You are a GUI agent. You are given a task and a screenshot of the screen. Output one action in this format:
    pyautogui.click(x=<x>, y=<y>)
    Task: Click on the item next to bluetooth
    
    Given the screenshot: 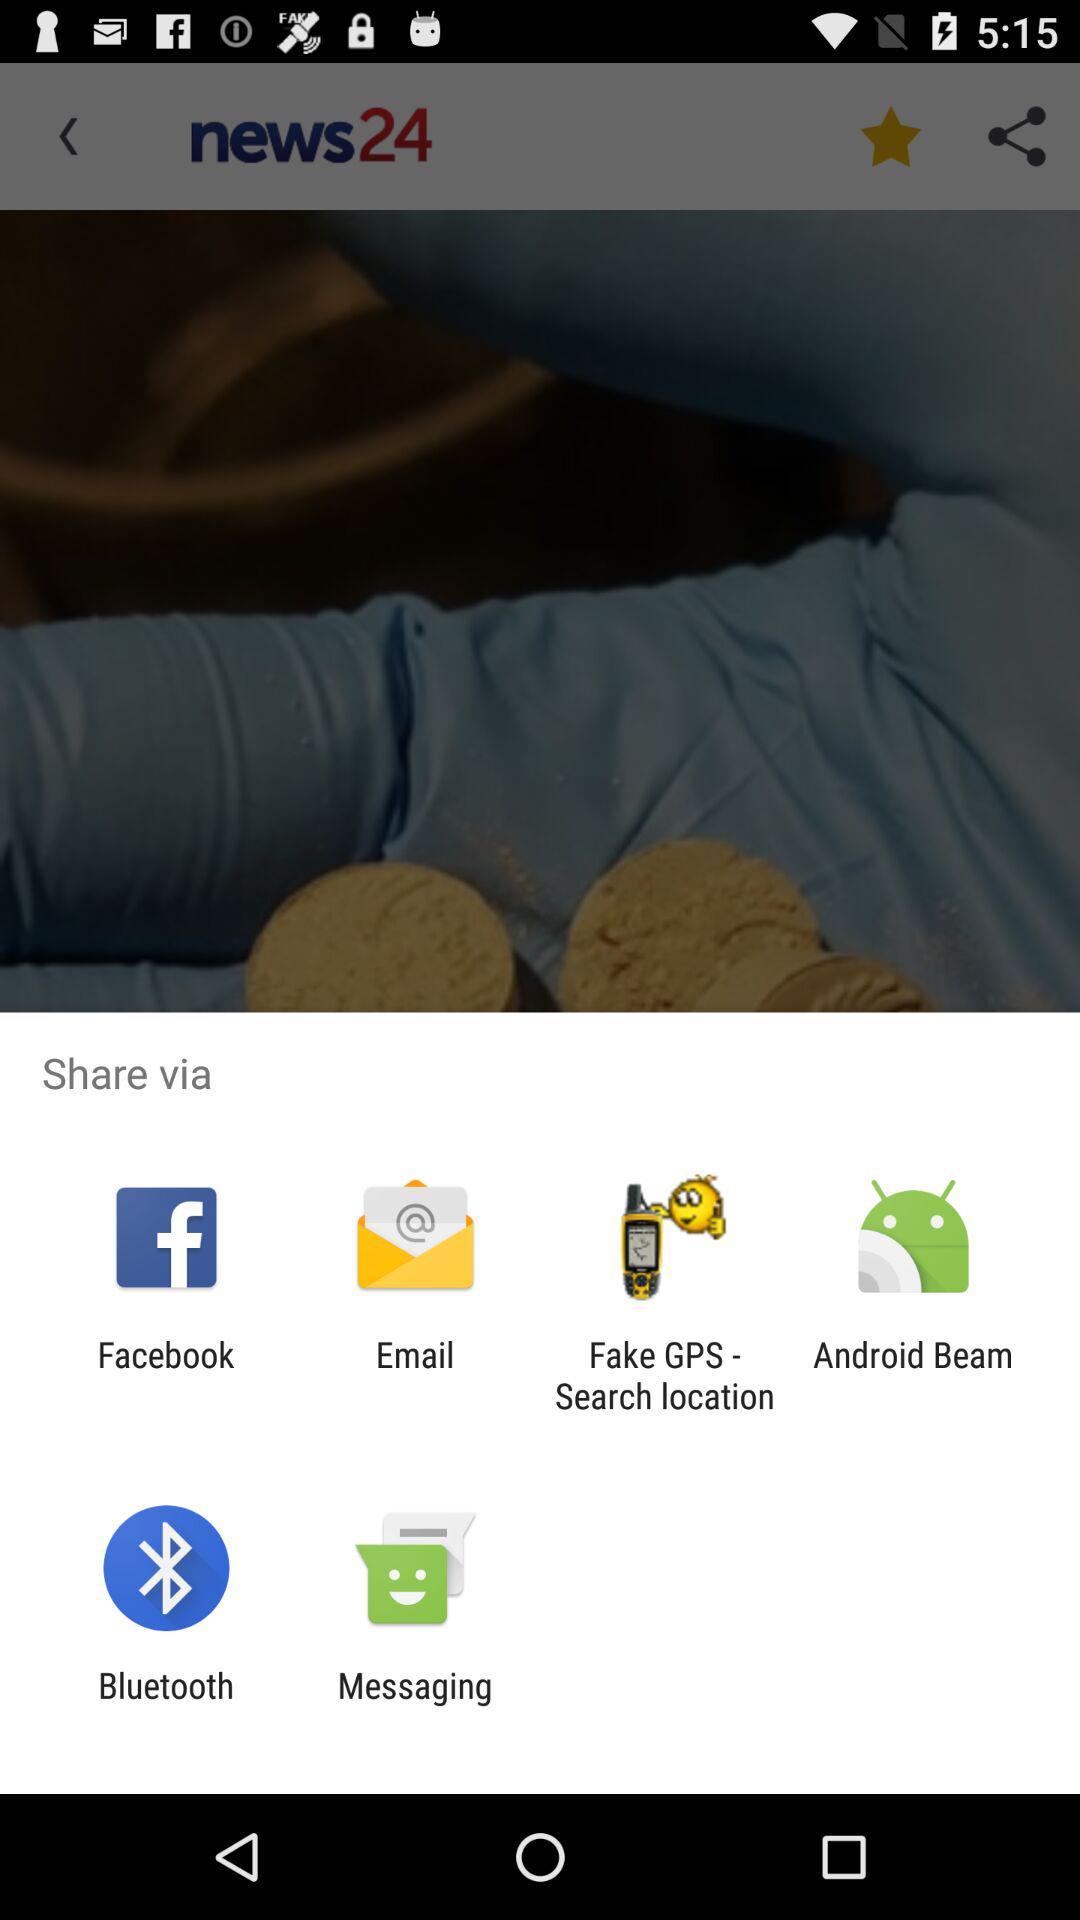 What is the action you would take?
    pyautogui.click(x=414, y=1705)
    